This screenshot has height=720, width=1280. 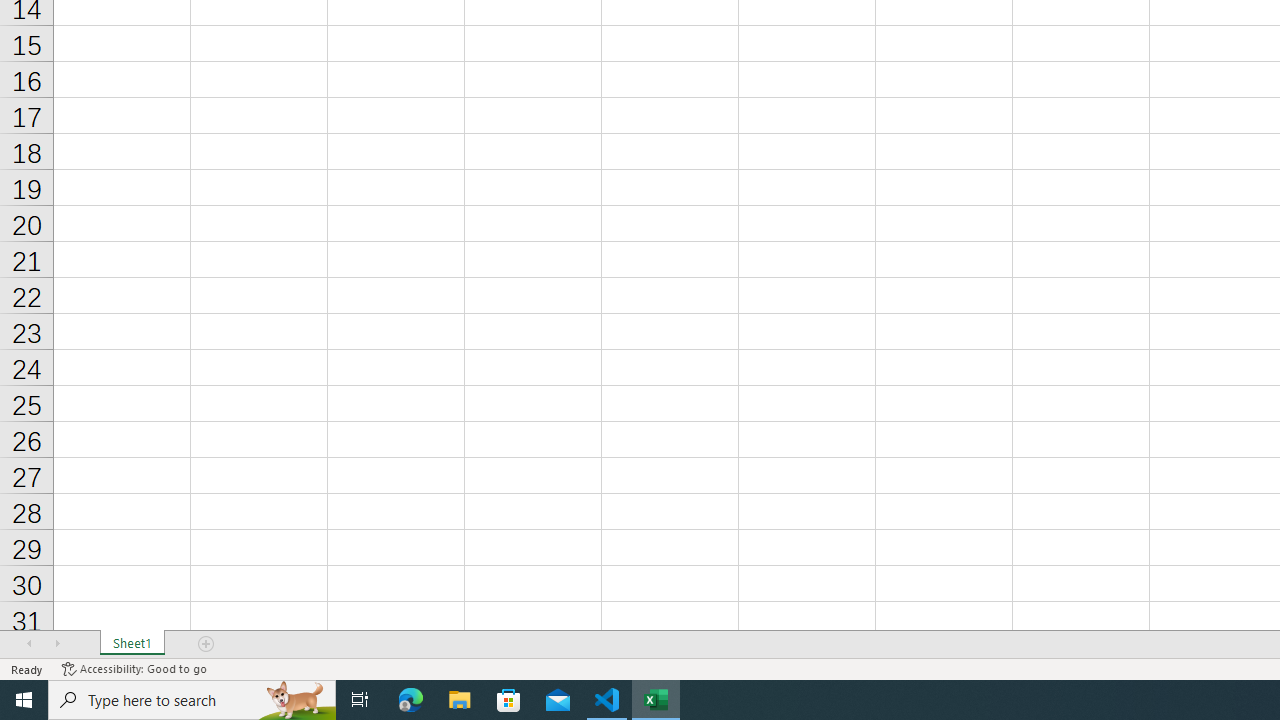 I want to click on 'Sheet1', so click(x=131, y=644).